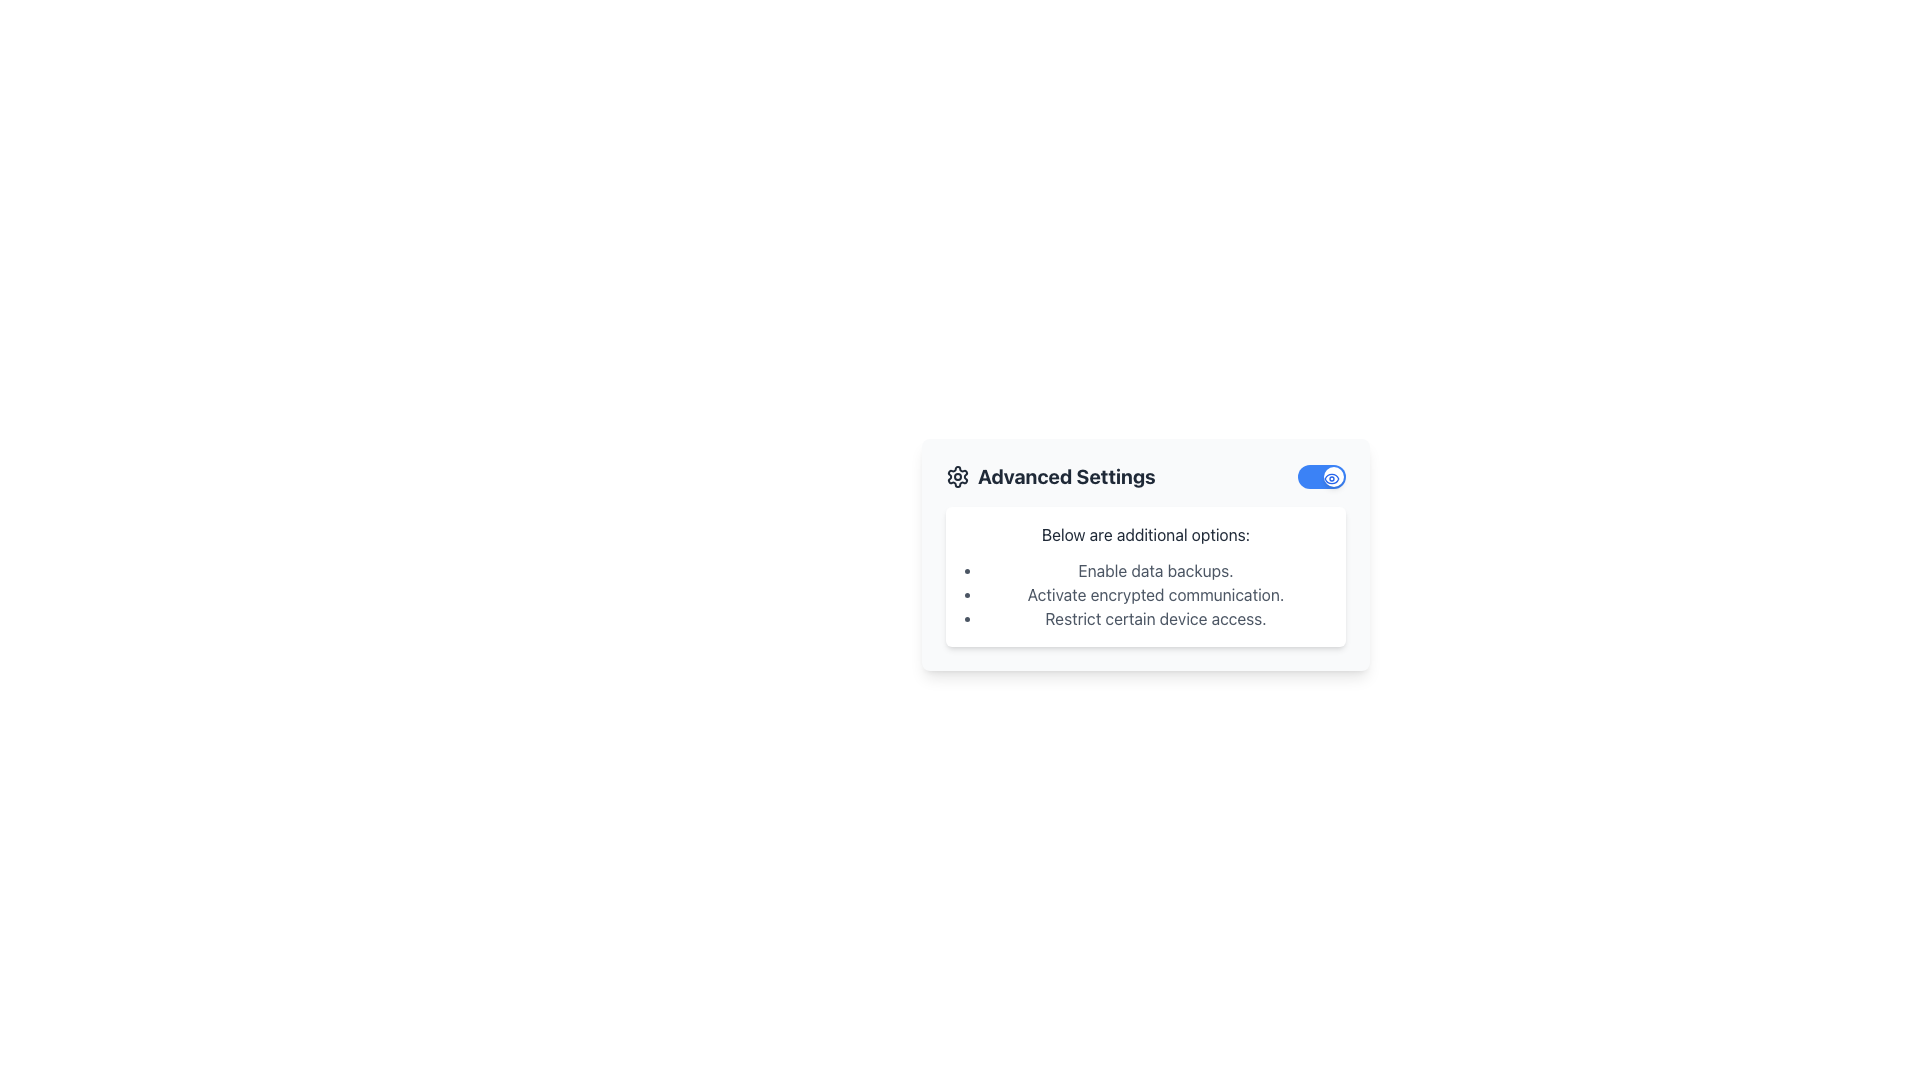  I want to click on the settings icon, which is a cogwheel represented in SVG format and located to the left of the 'Advanced Settings' label, so click(957, 477).